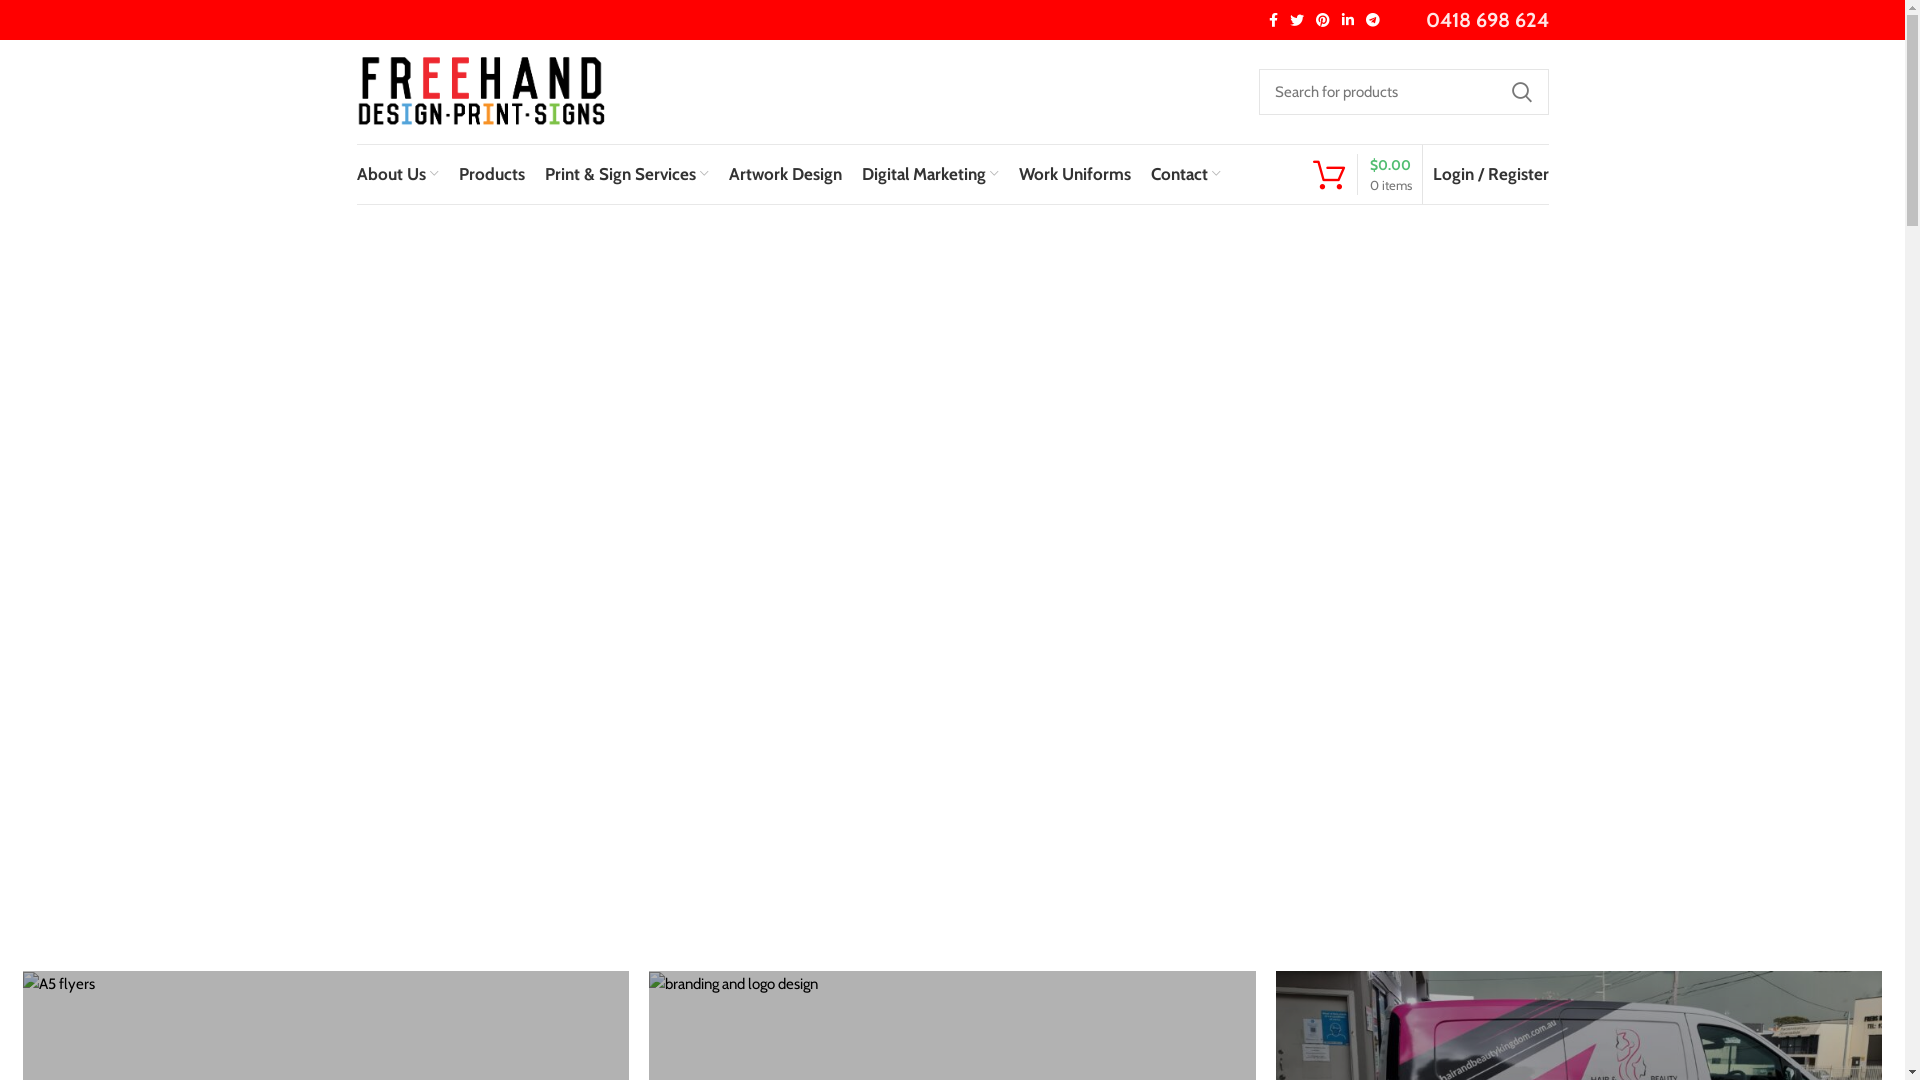 The width and height of the screenshot is (1920, 1080). What do you see at coordinates (1360, 173) in the screenshot?
I see `'0 items` at bounding box center [1360, 173].